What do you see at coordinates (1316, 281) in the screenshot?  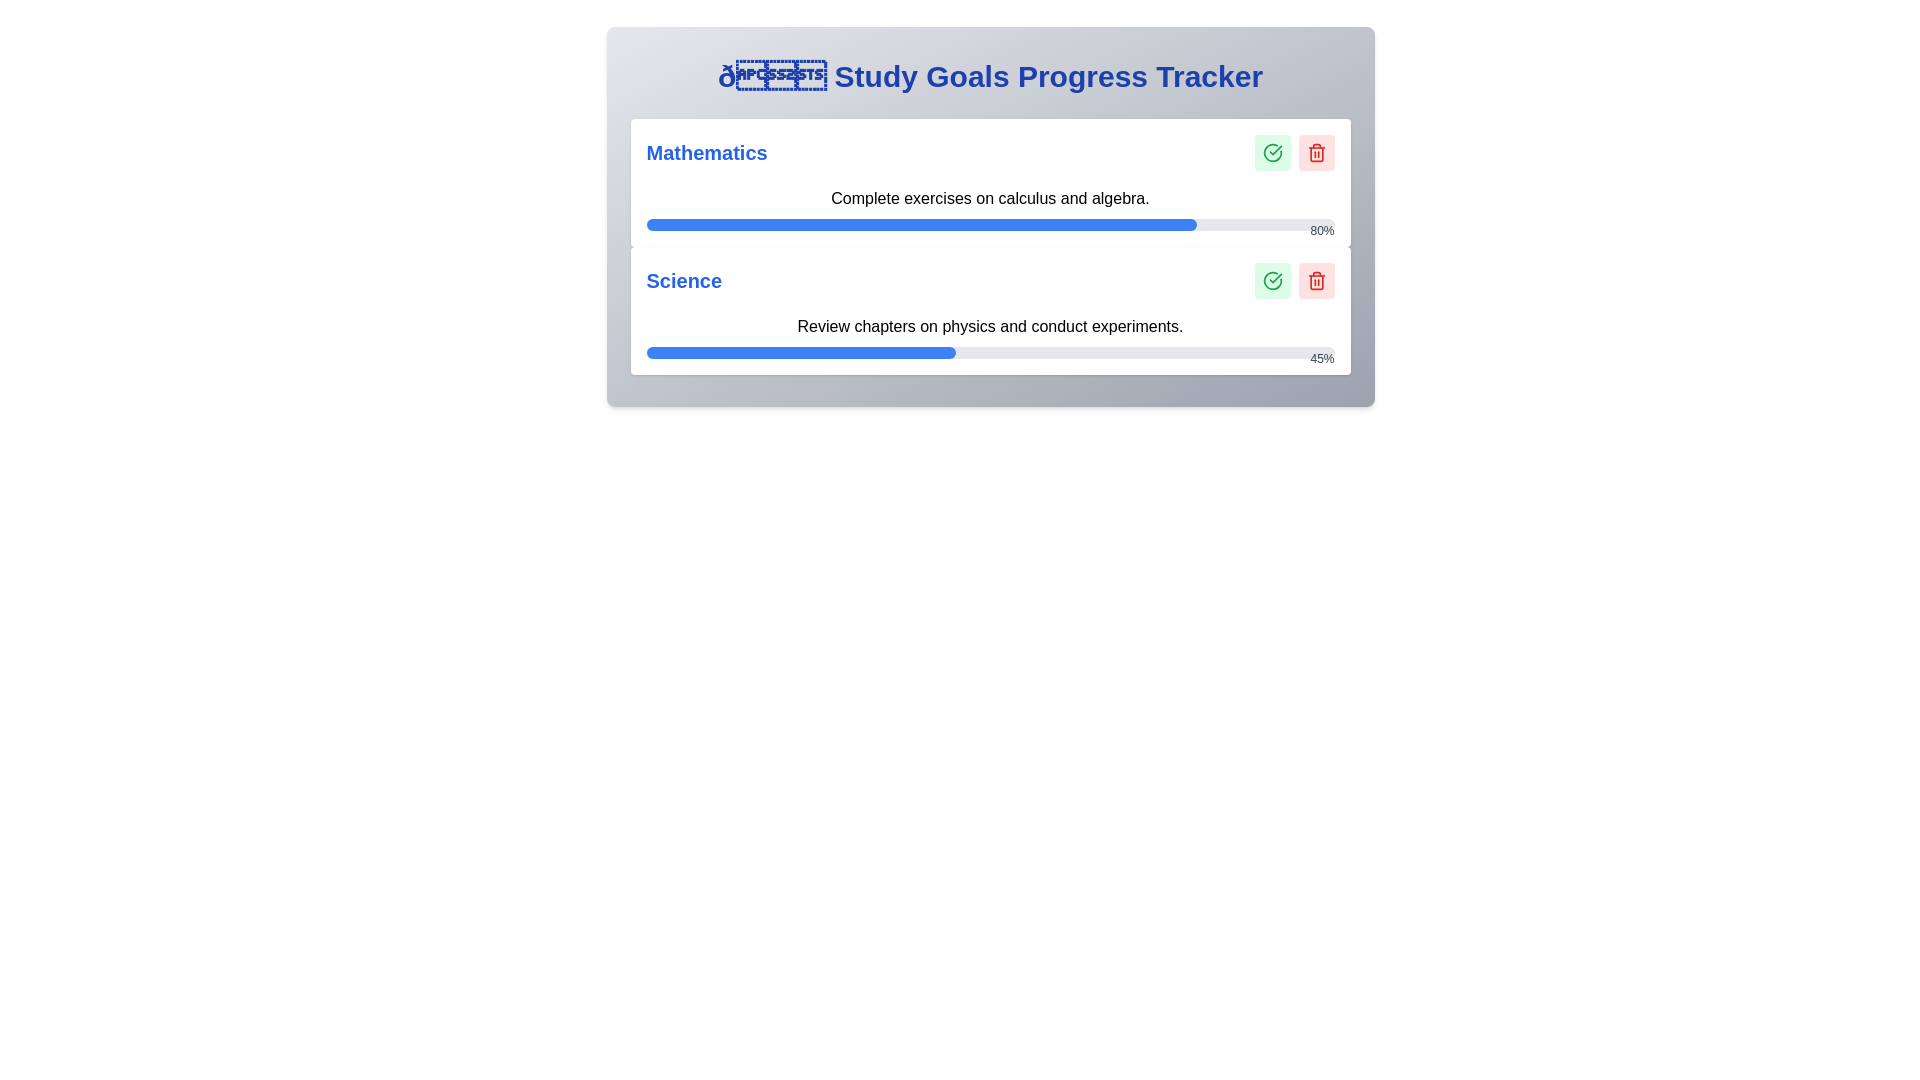 I see `the delete action button located in the Science section, which is the second button from the left in the group of action buttons and positioned immediately next to a green confirmation button, to initiate a delete action` at bounding box center [1316, 281].